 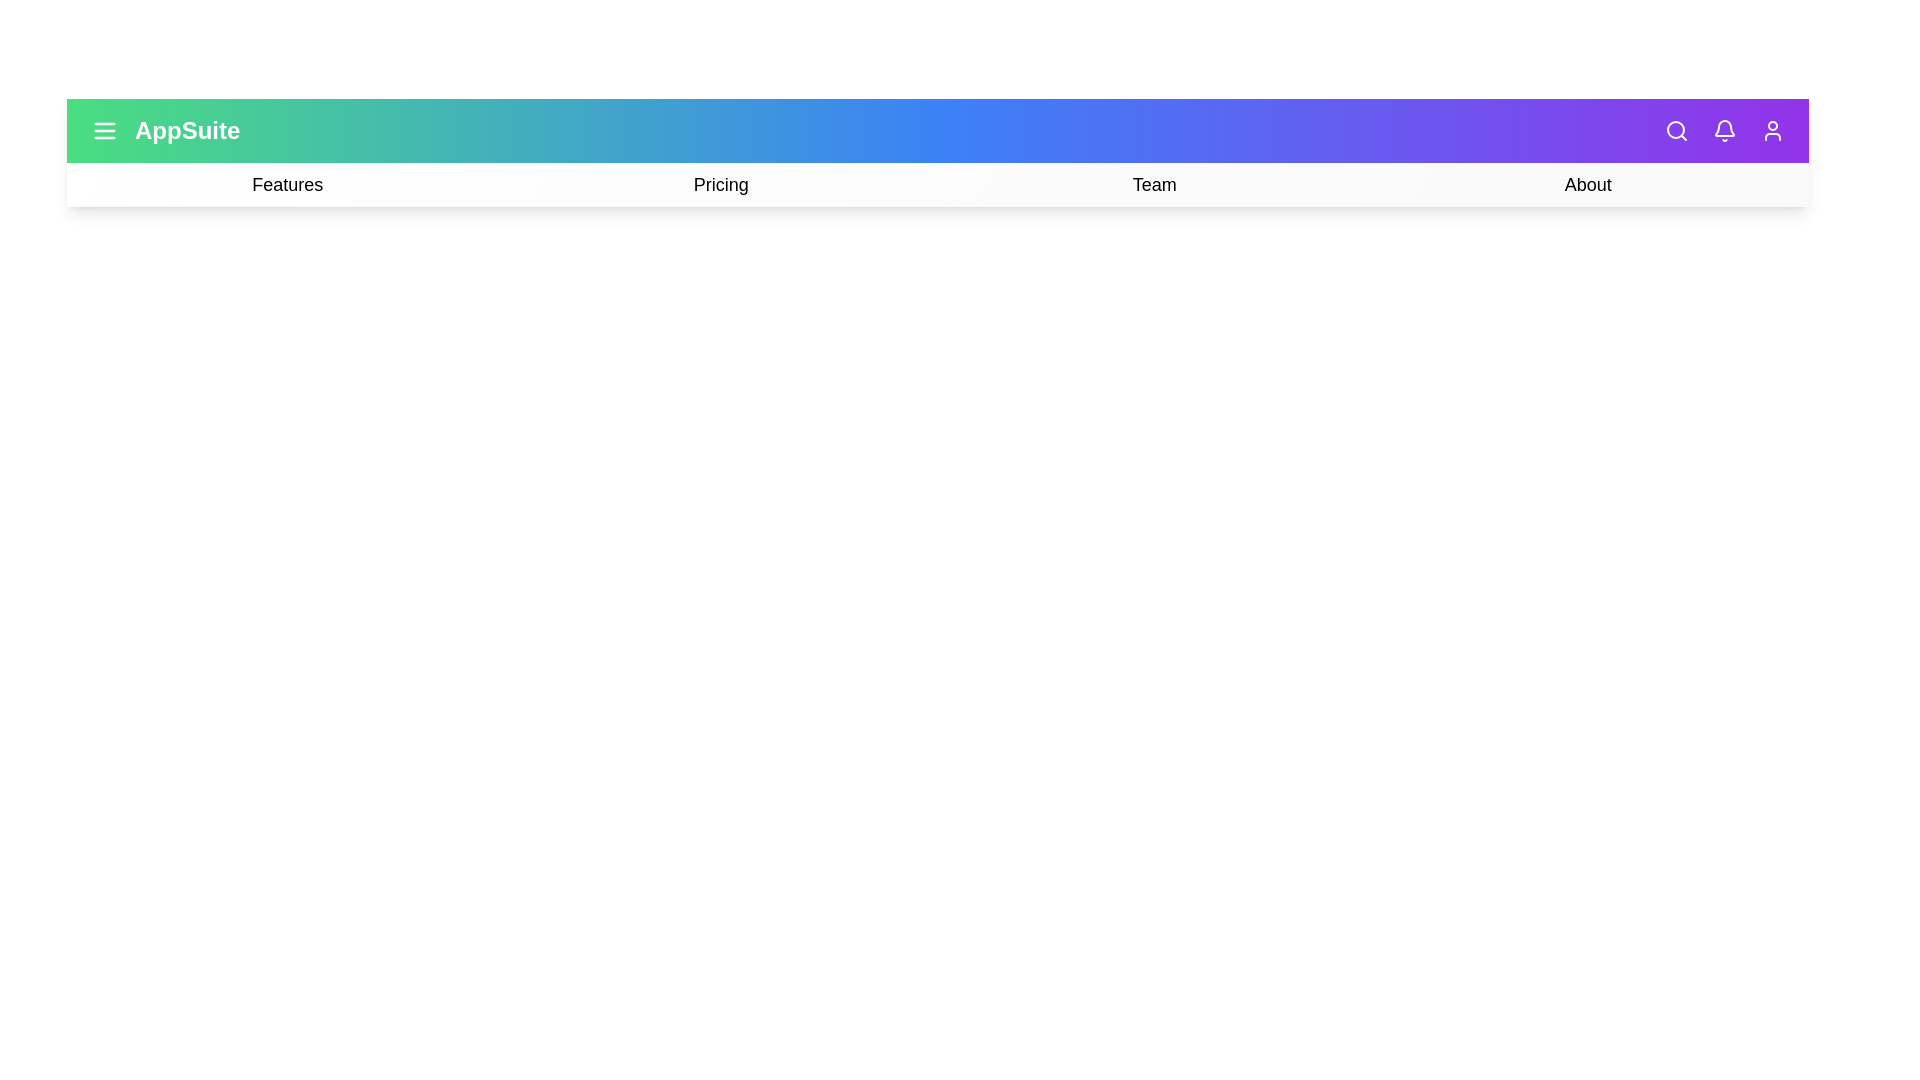 I want to click on the 'Pricing' option in the navigation bar, so click(x=720, y=185).